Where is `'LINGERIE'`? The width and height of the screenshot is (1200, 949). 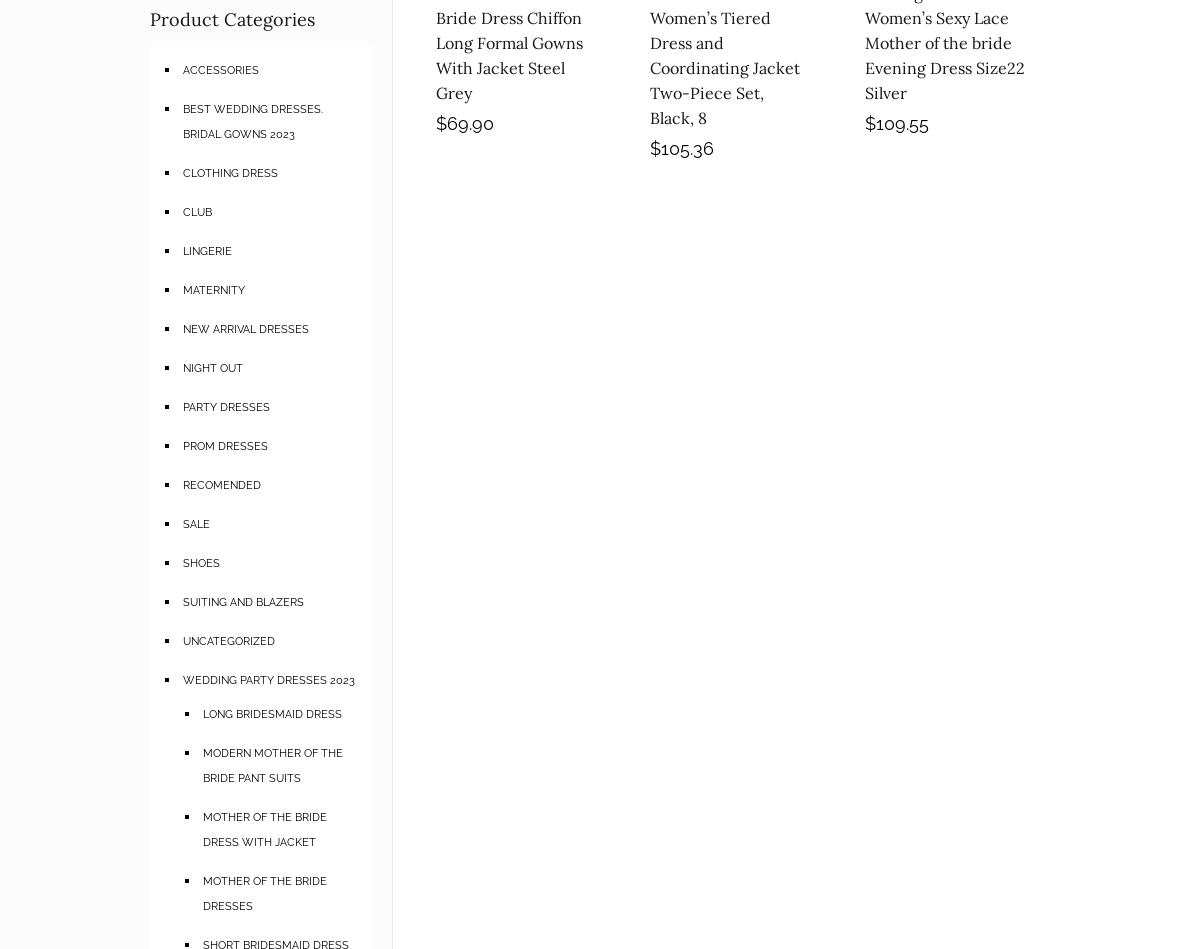 'LINGERIE' is located at coordinates (182, 248).